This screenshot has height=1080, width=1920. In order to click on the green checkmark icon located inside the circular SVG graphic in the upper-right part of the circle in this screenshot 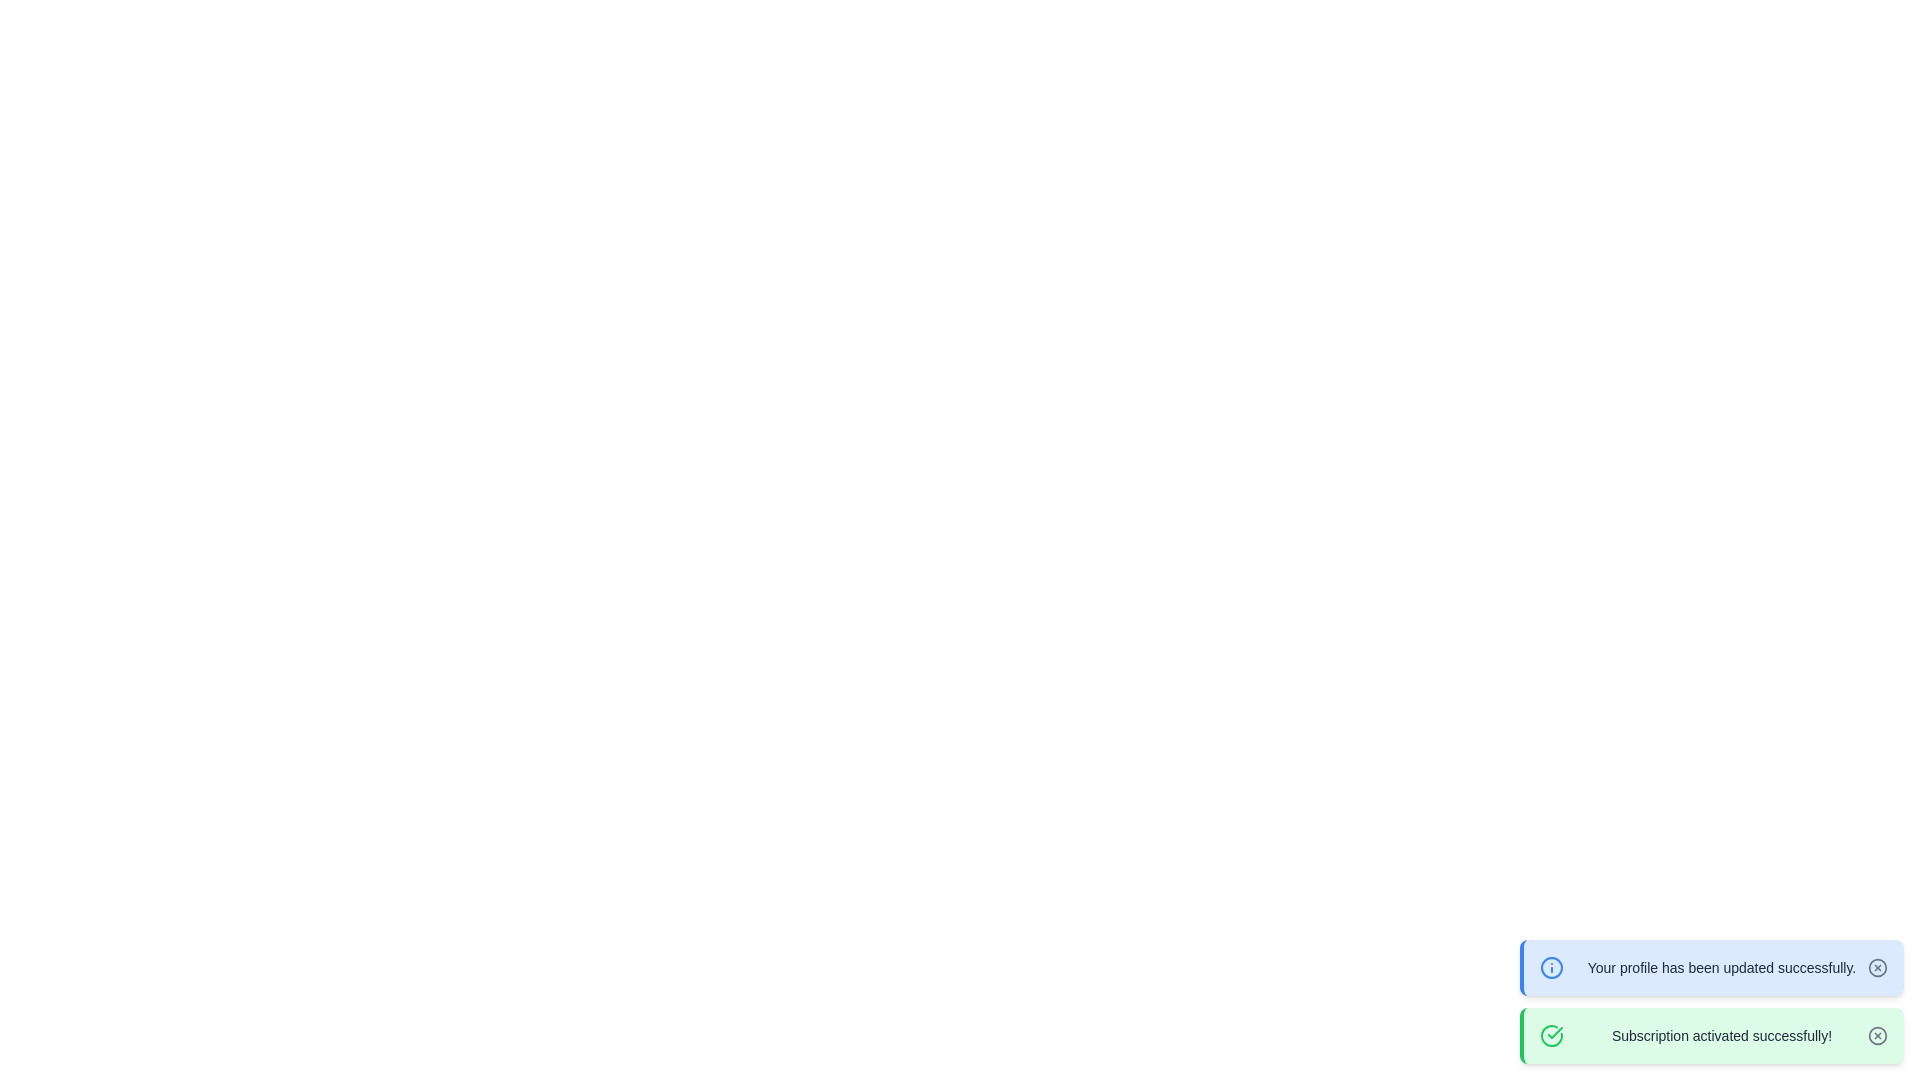, I will do `click(1554, 1033)`.